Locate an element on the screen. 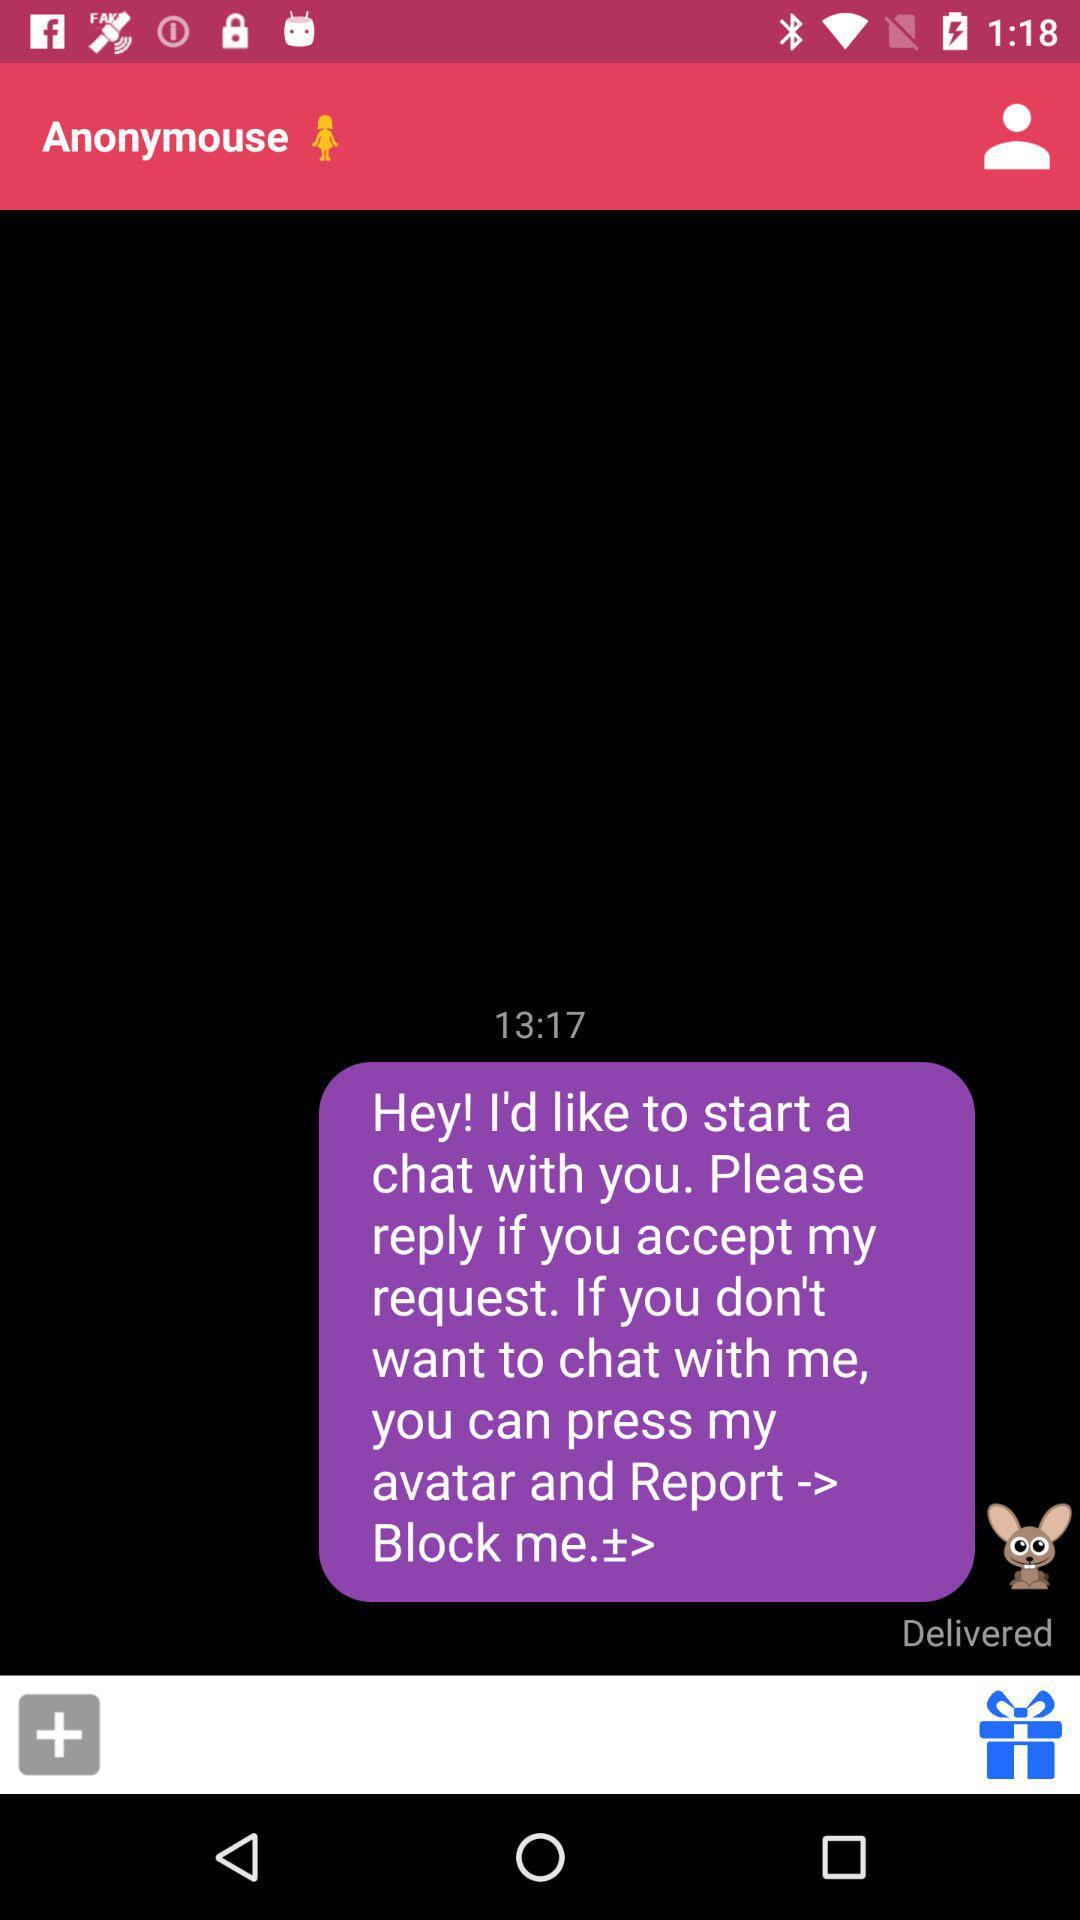  item at the bottom left corner is located at coordinates (58, 1733).